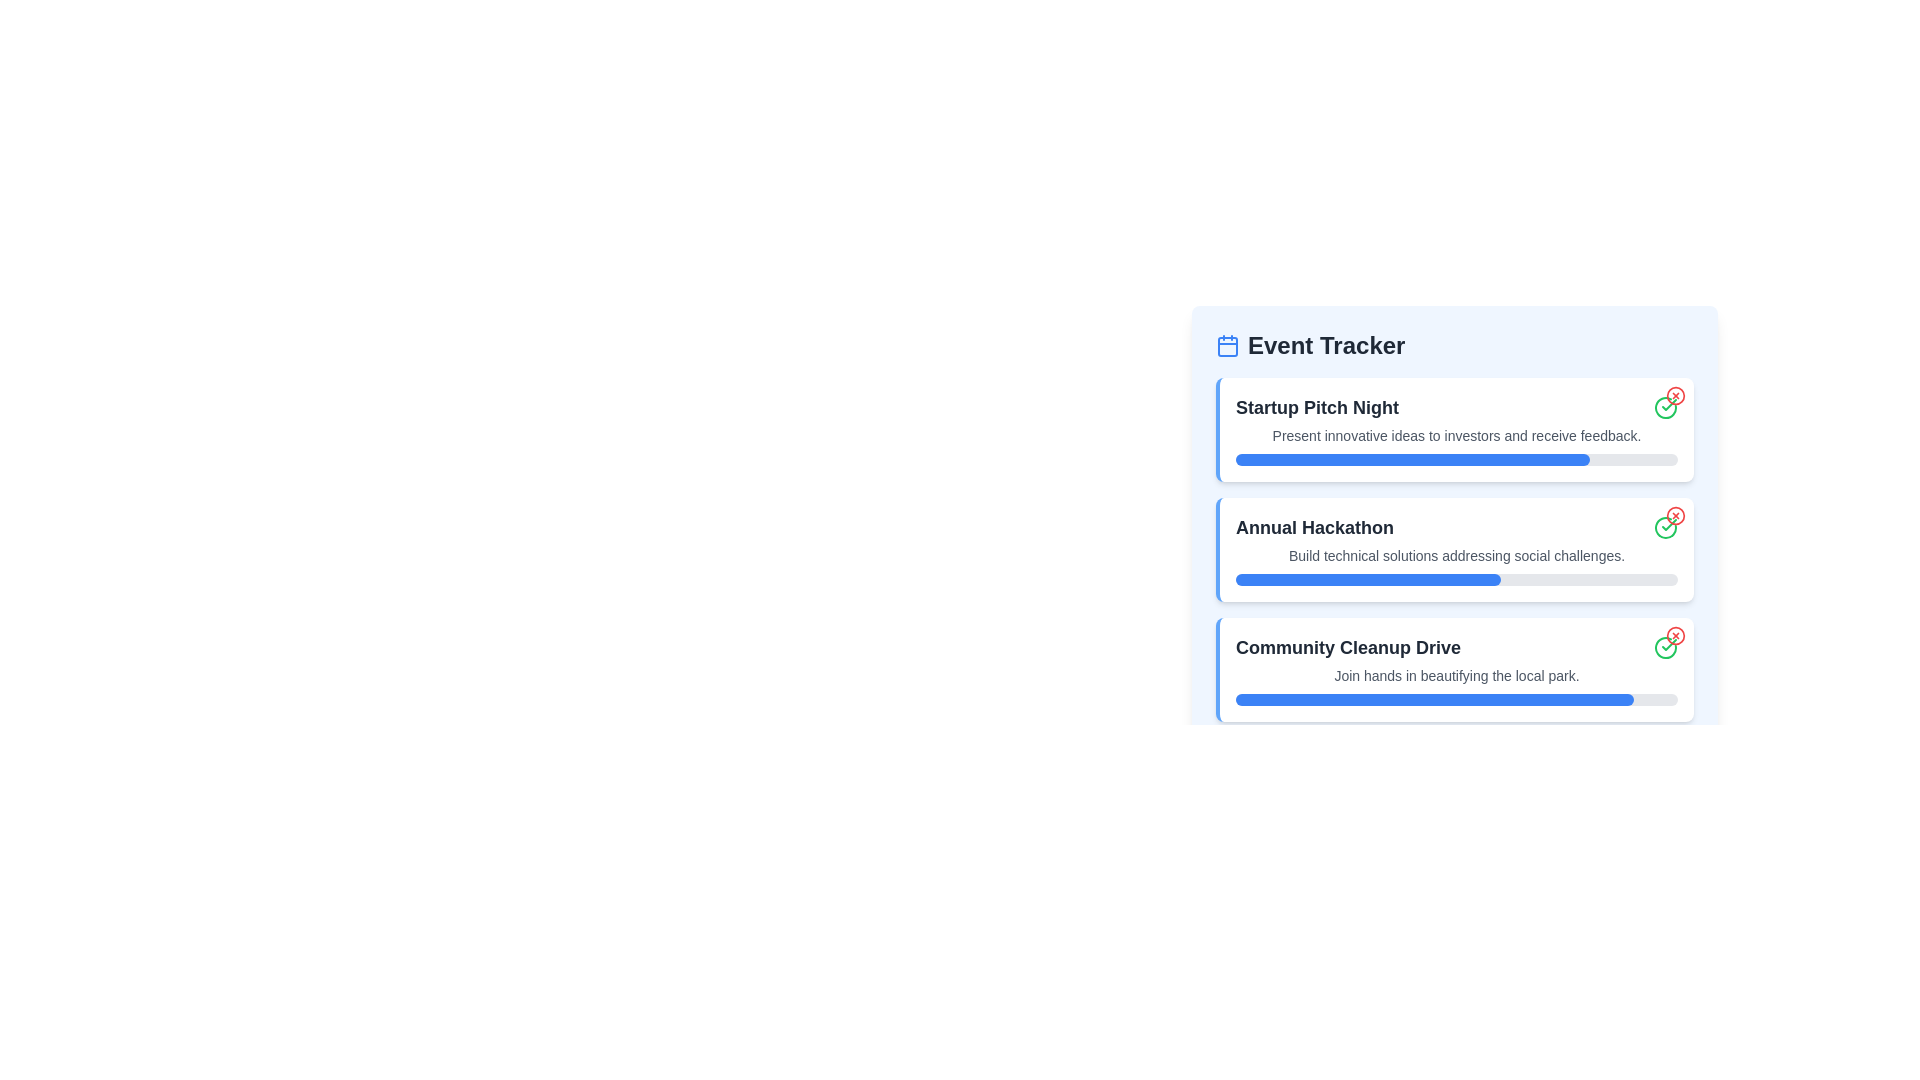  I want to click on the blue progress bar representing 90% completion for the 'Community Cleanup Drive' event, located within the 'Event Tracker' section, so click(1433, 698).